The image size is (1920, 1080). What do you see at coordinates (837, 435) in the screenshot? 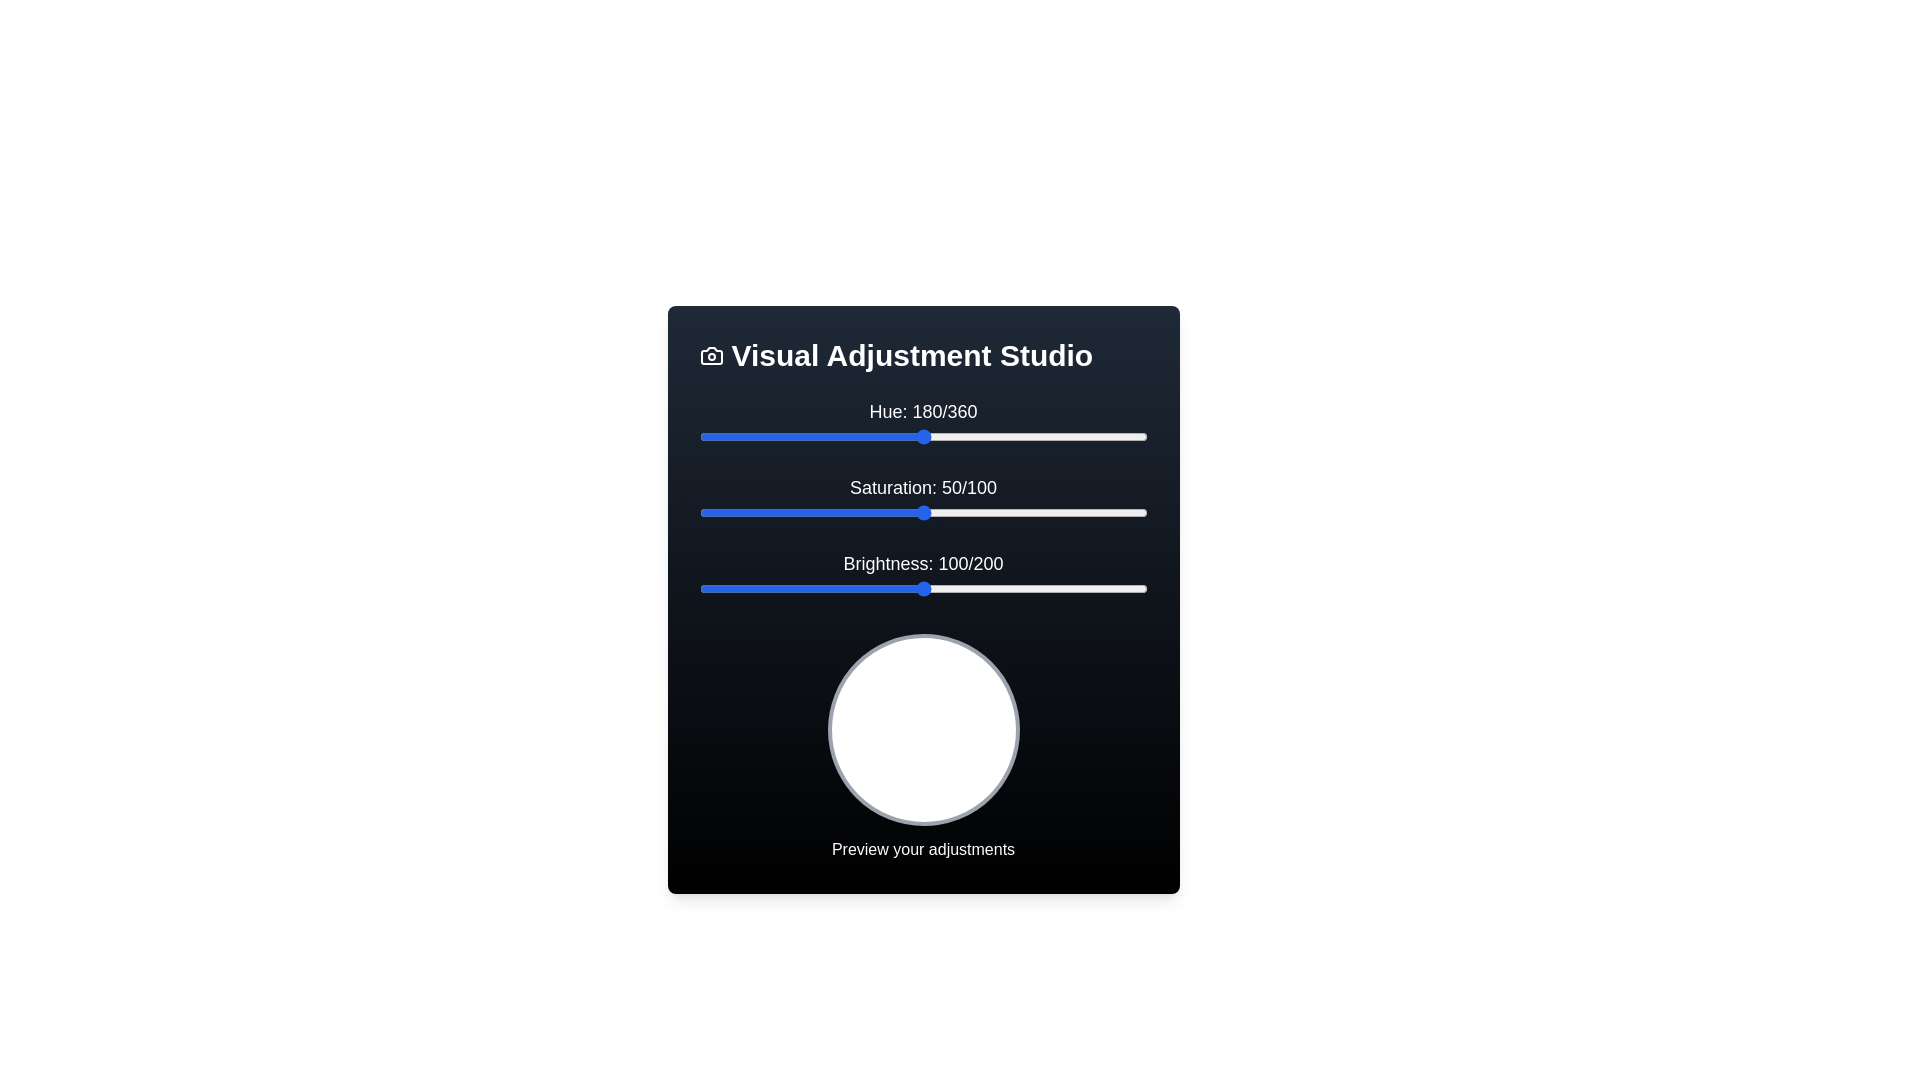
I see `the 'Hue' slider to 111 by dragging the slider` at bounding box center [837, 435].